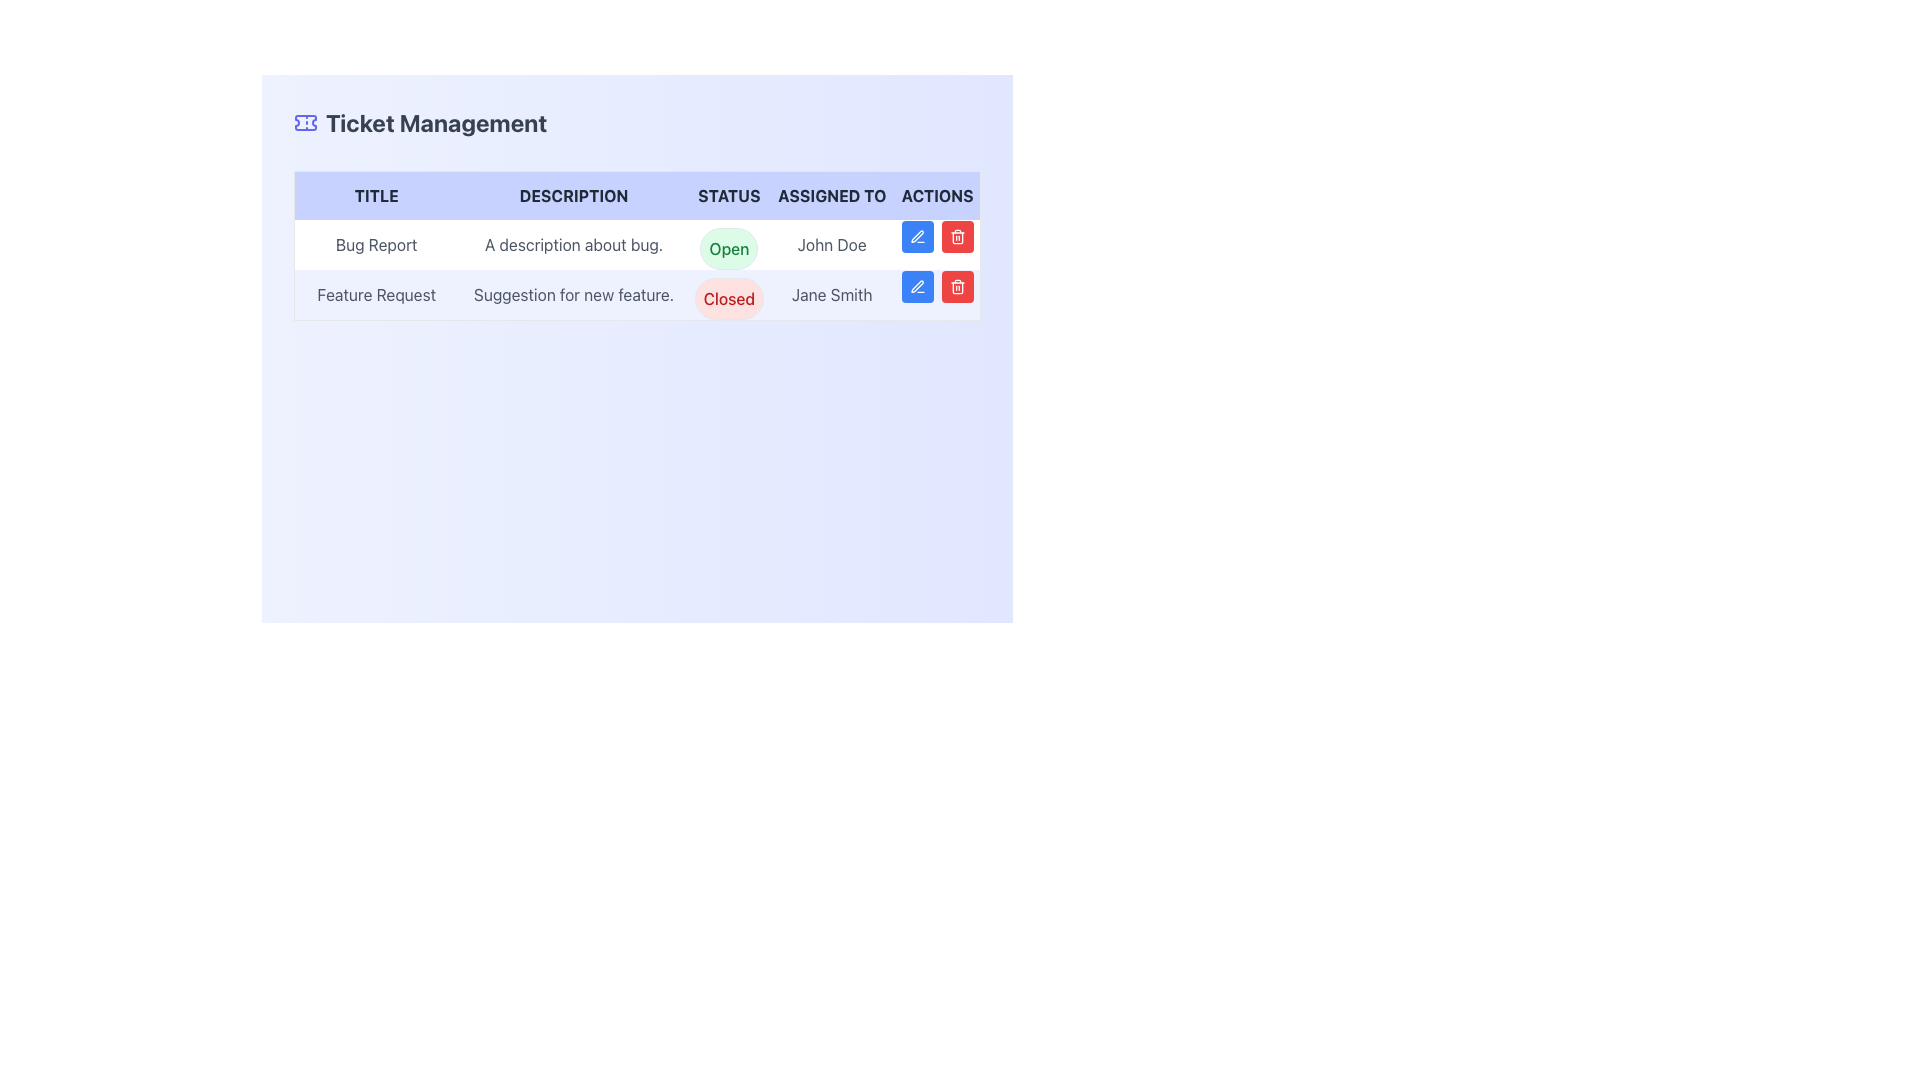 The image size is (1920, 1080). Describe the element at coordinates (916, 235) in the screenshot. I see `the pen-shaped icon button in the second row of the 'Actions' column corresponding to the 'Feature Request' item` at that location.